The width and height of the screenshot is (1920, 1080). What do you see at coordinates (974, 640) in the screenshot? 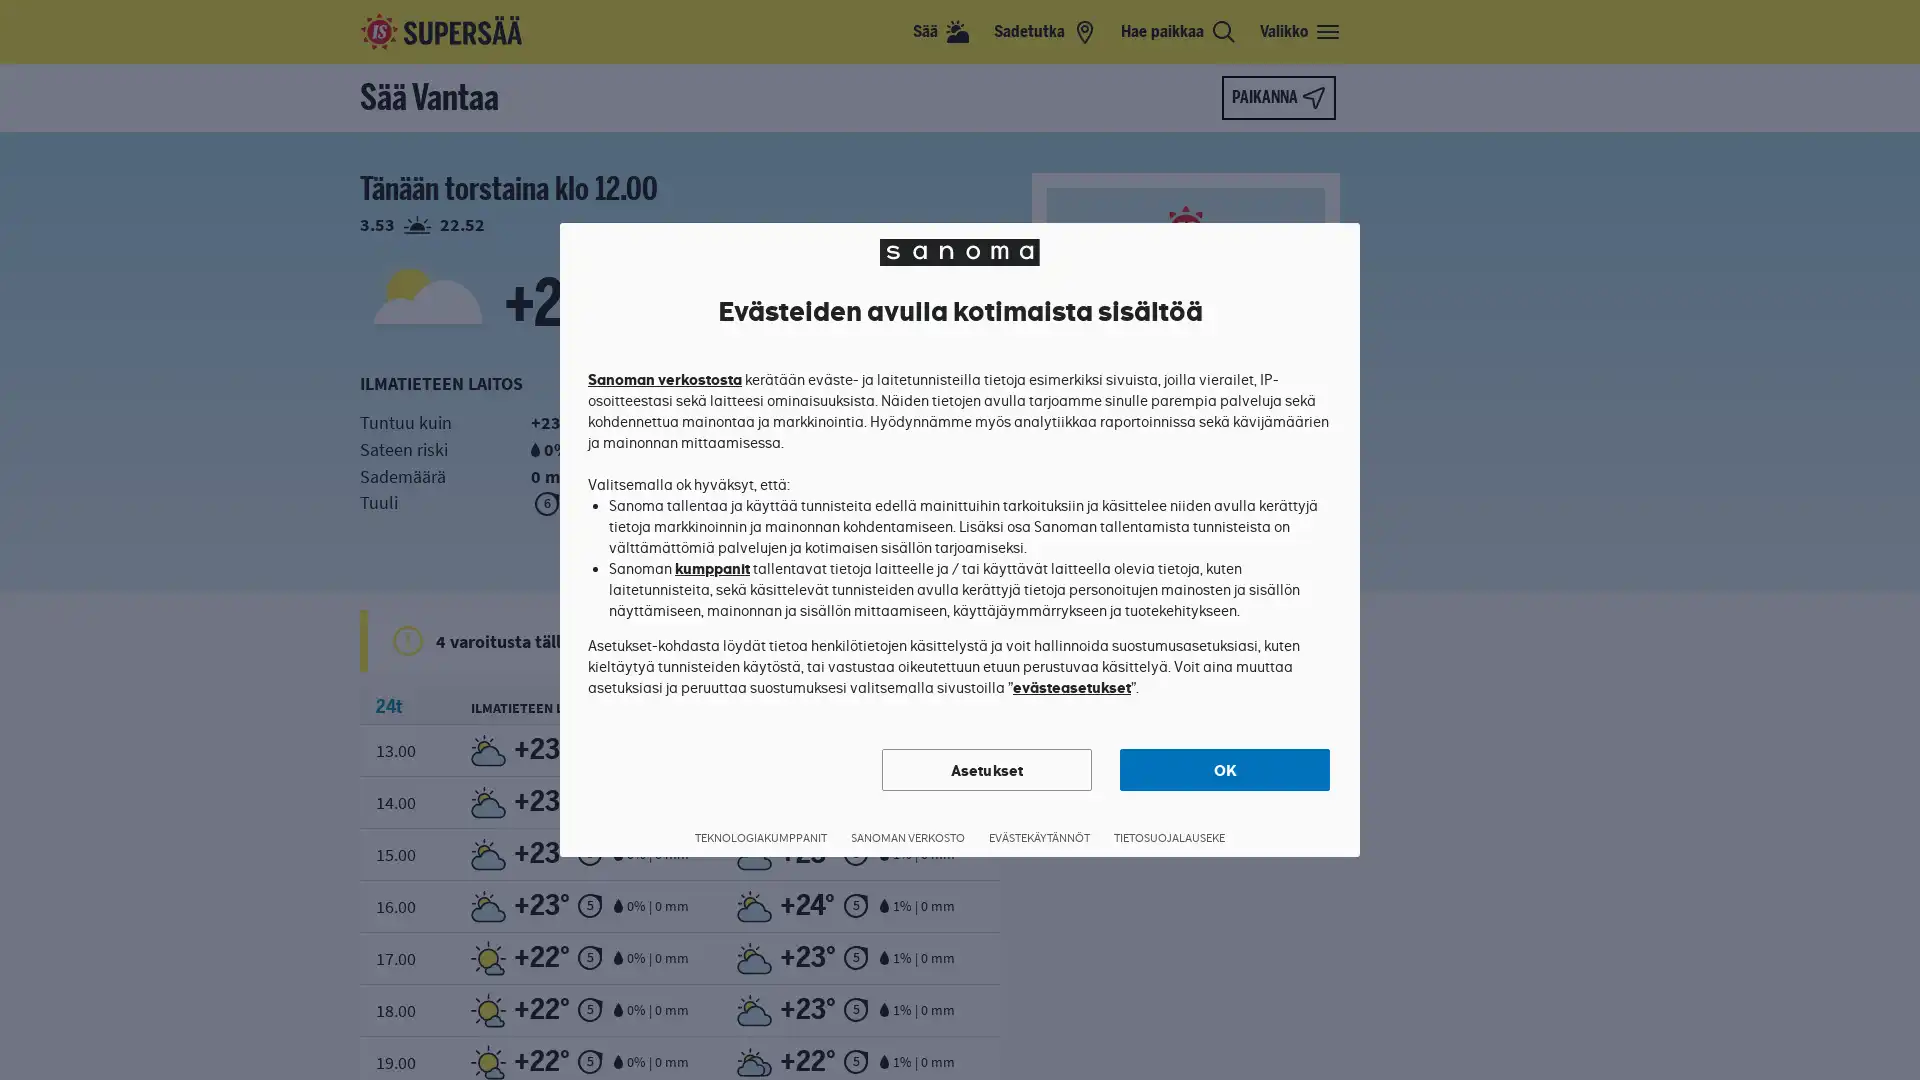
I see `Nayta kaikki varoitukset` at bounding box center [974, 640].